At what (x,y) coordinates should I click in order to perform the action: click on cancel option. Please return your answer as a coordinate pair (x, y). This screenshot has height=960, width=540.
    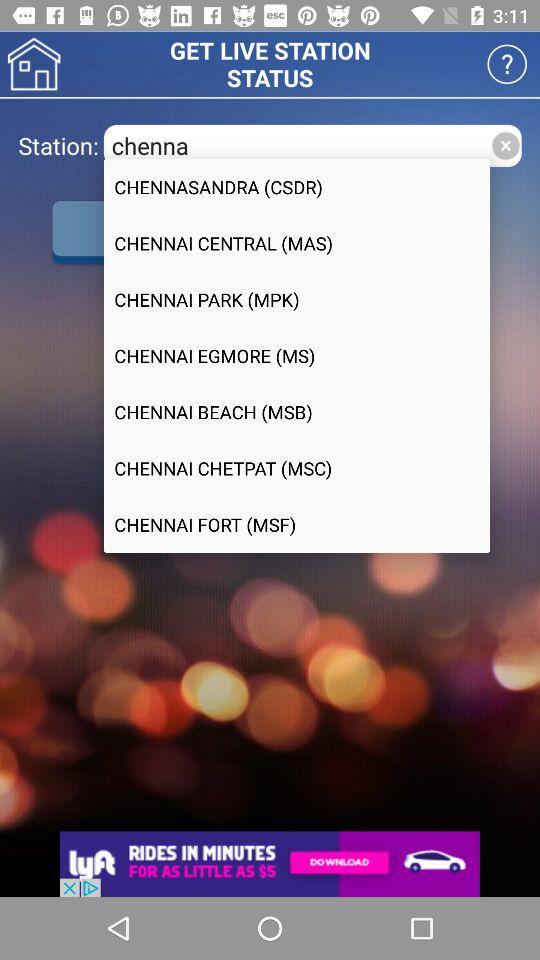
    Looking at the image, I should click on (504, 144).